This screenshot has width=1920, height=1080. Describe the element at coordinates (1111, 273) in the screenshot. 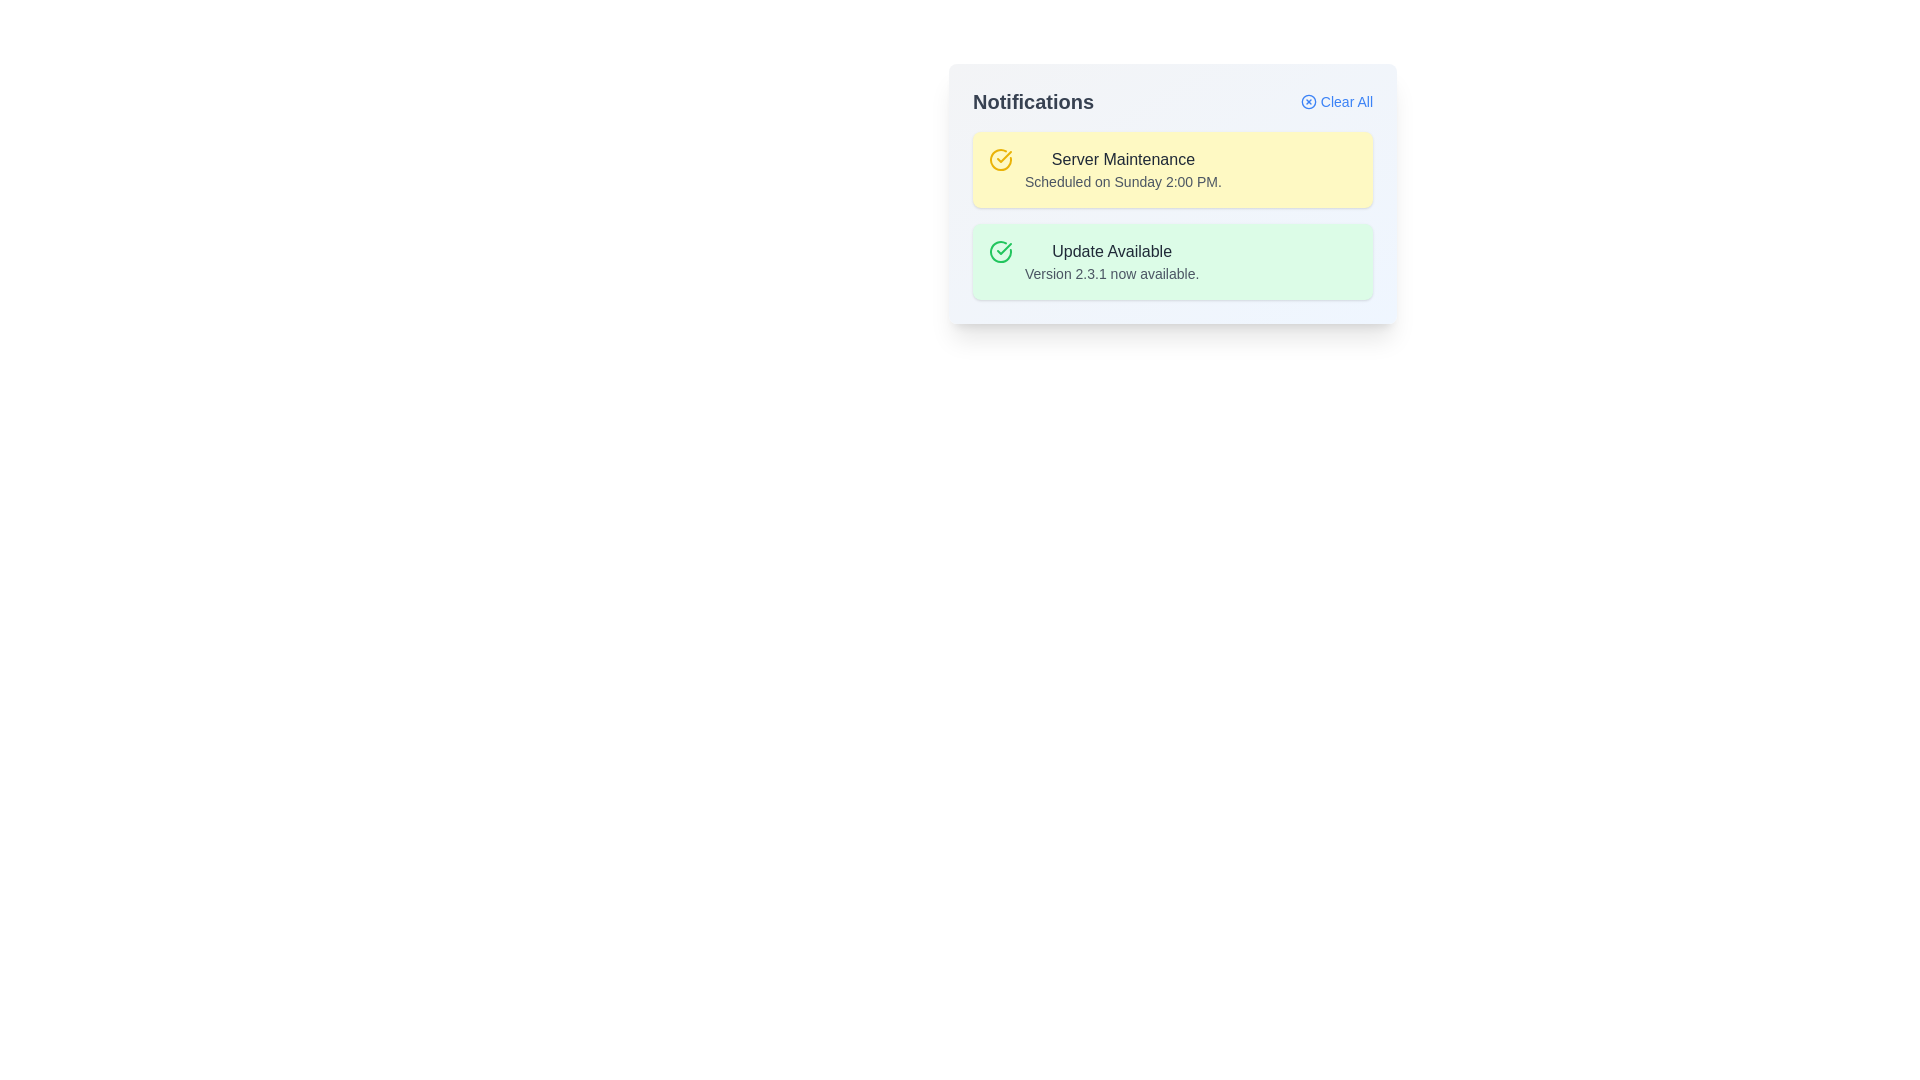

I see `the static text label indicating the availability of version 2.3.1, which is positioned under the 'Update Available' heading in the green notification box` at that location.